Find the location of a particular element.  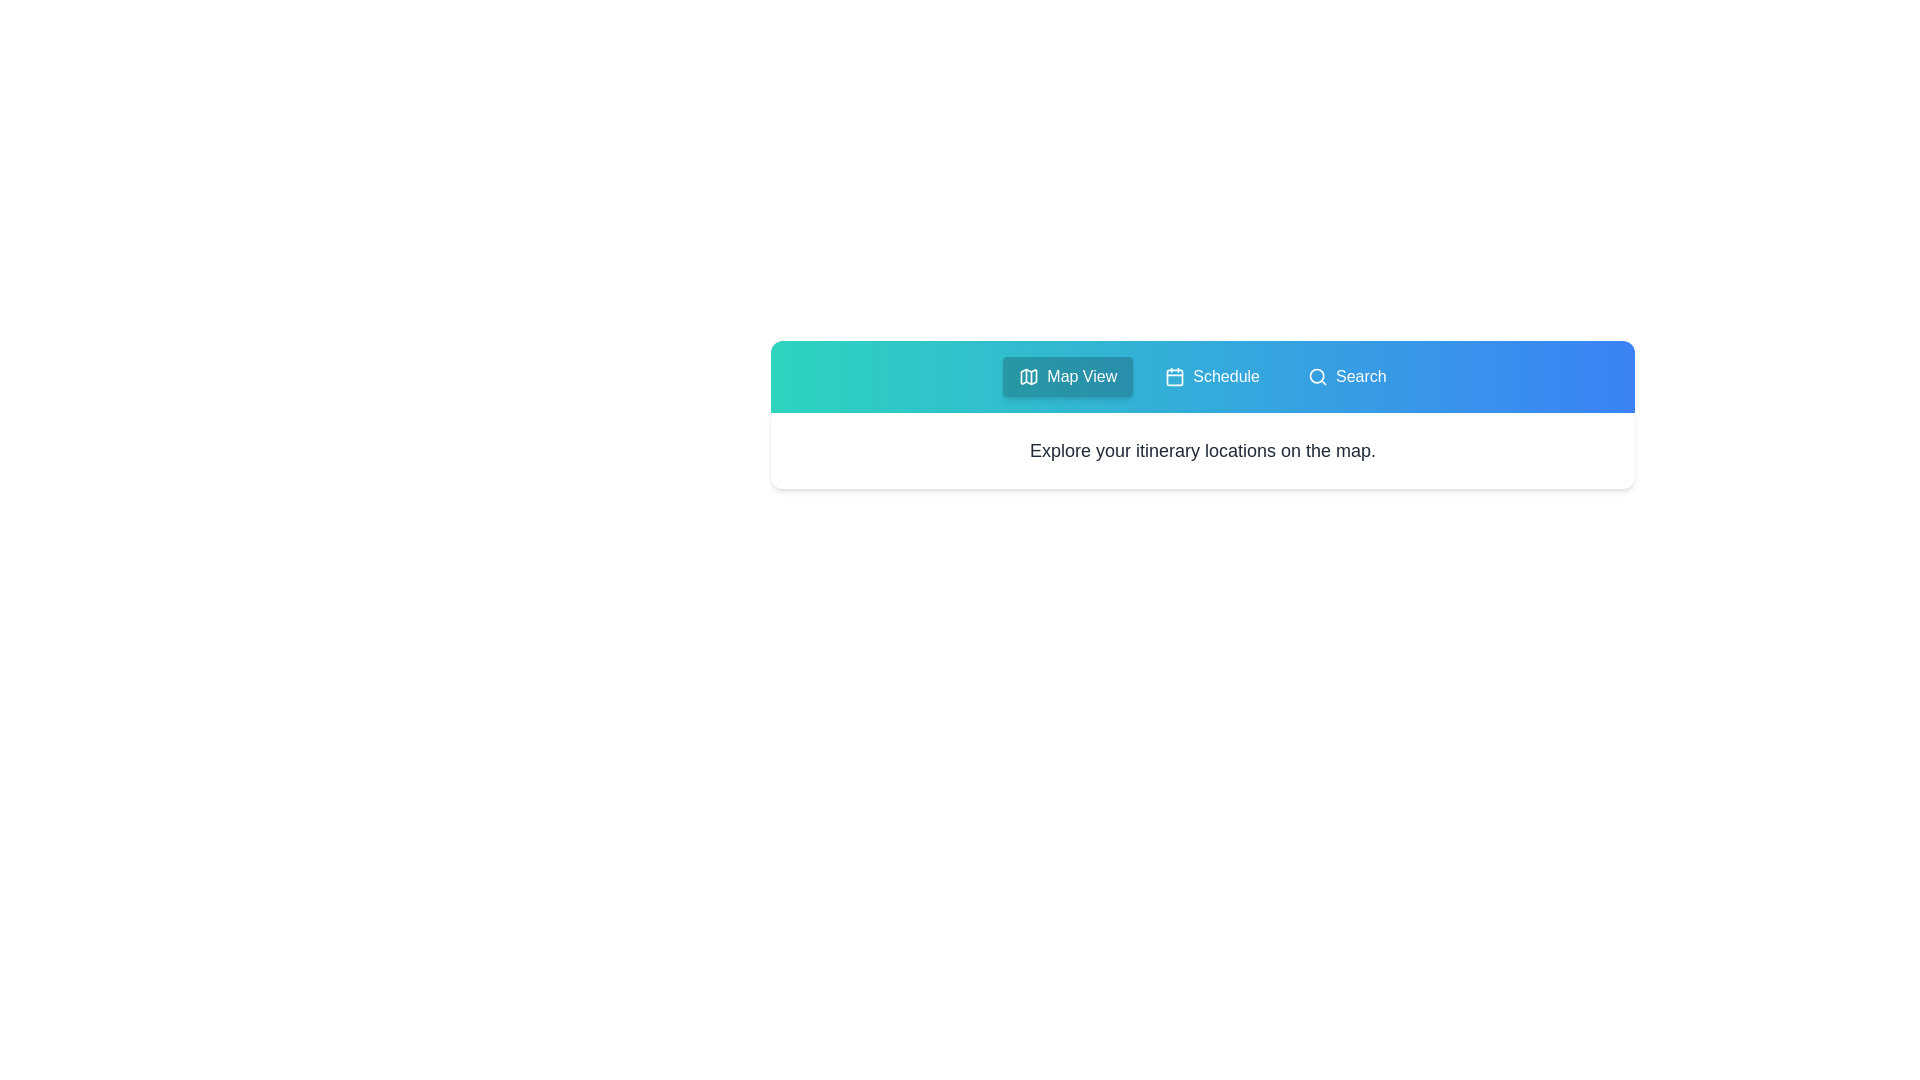

the 'Map View' button located in the top navigation bar is located at coordinates (1081, 377).